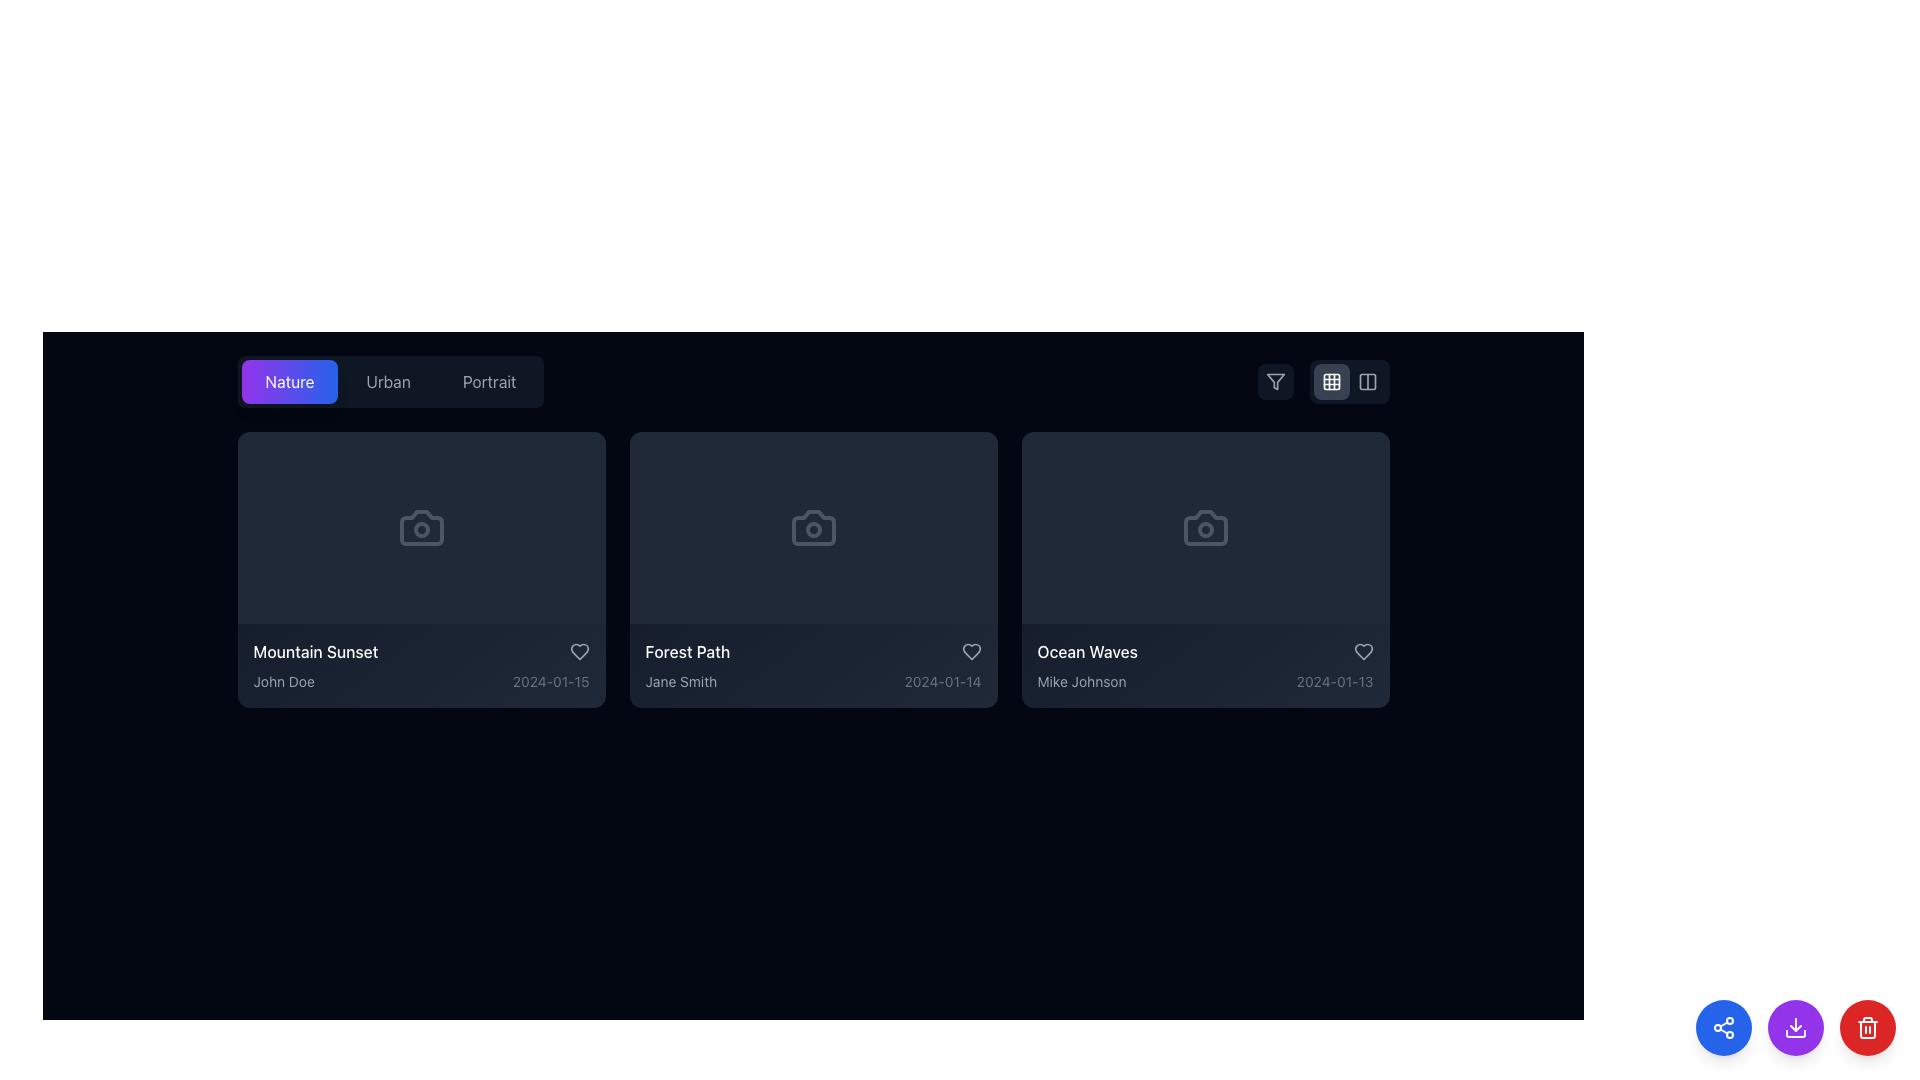 The image size is (1920, 1080). Describe the element at coordinates (813, 528) in the screenshot. I see `the decorative circle within the camera icon, which symbolizes photo or media content in the second photo card of a horizontally aligned grid of three cards` at that location.